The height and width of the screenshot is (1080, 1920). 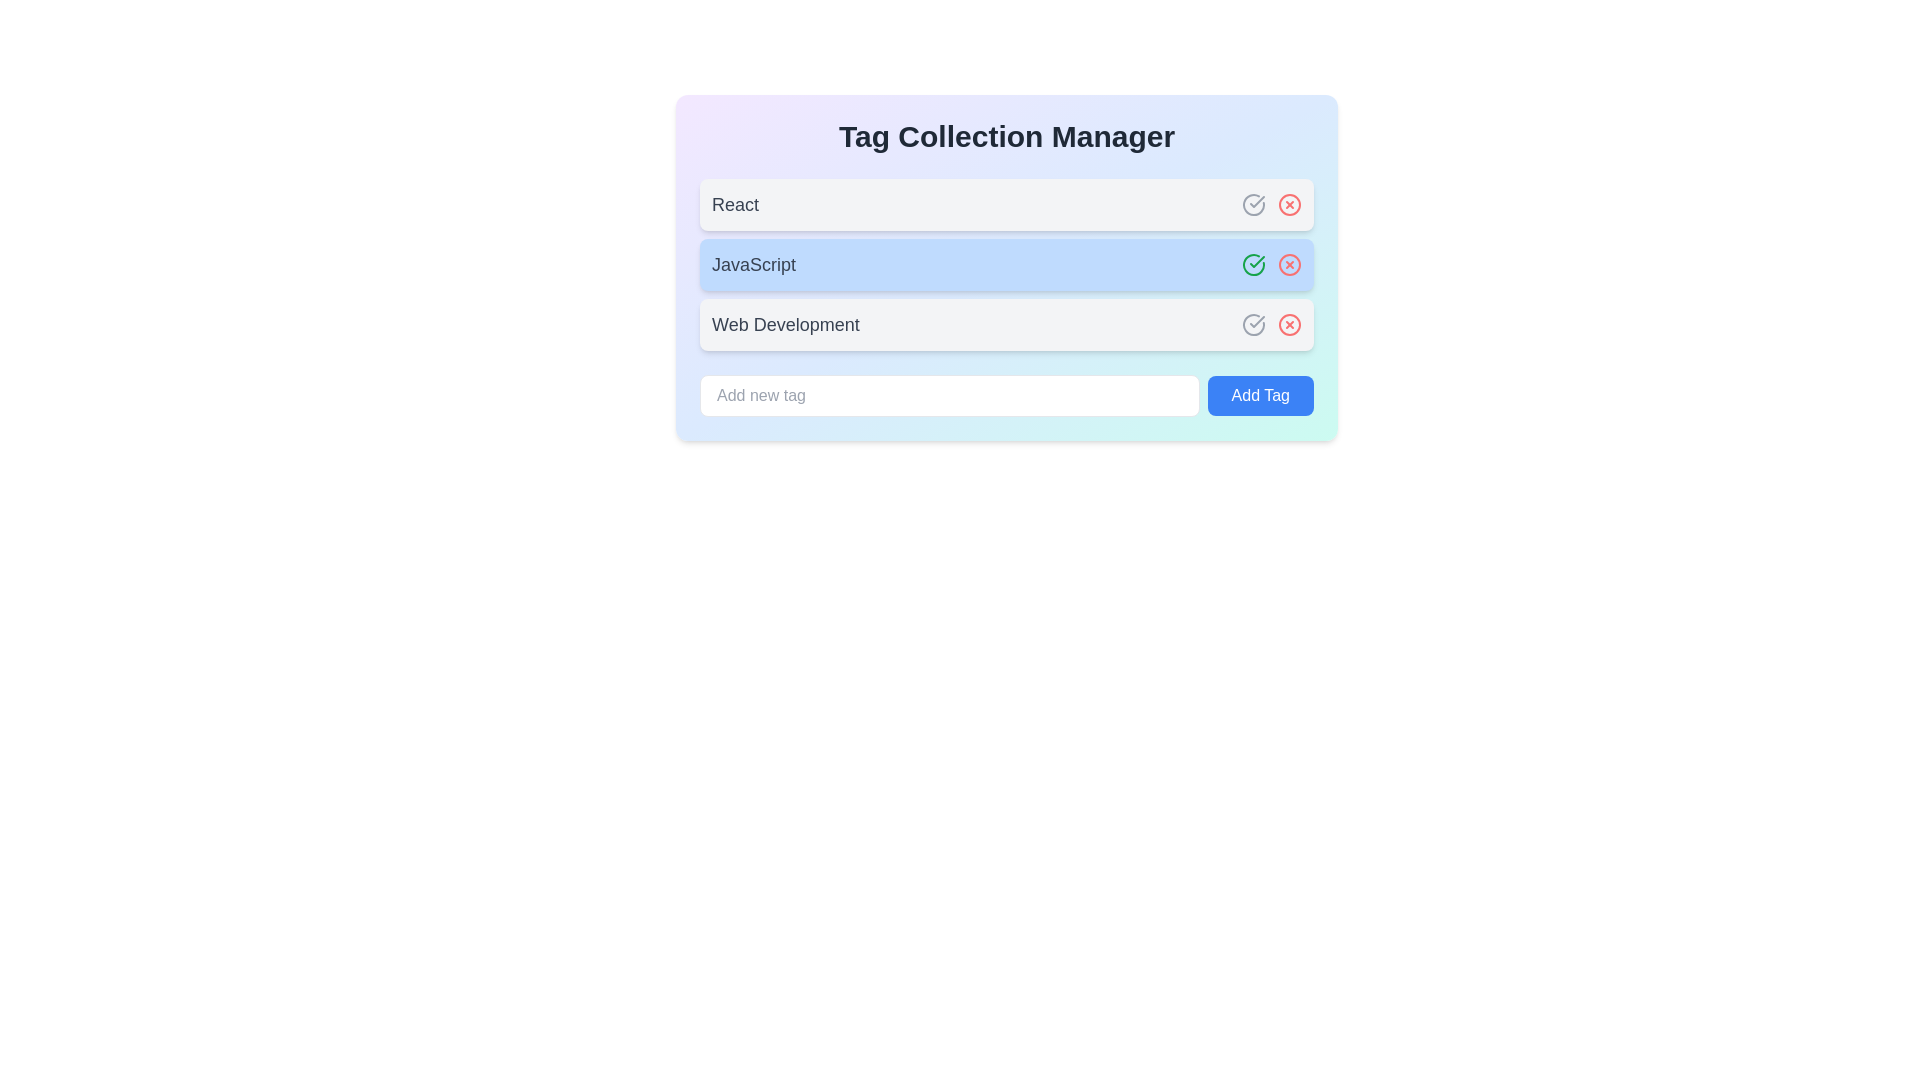 I want to click on the interactive SVG-based circular checkmark icon located to the right of the 'Web Development' tag to confirm or mark the action, so click(x=1252, y=323).